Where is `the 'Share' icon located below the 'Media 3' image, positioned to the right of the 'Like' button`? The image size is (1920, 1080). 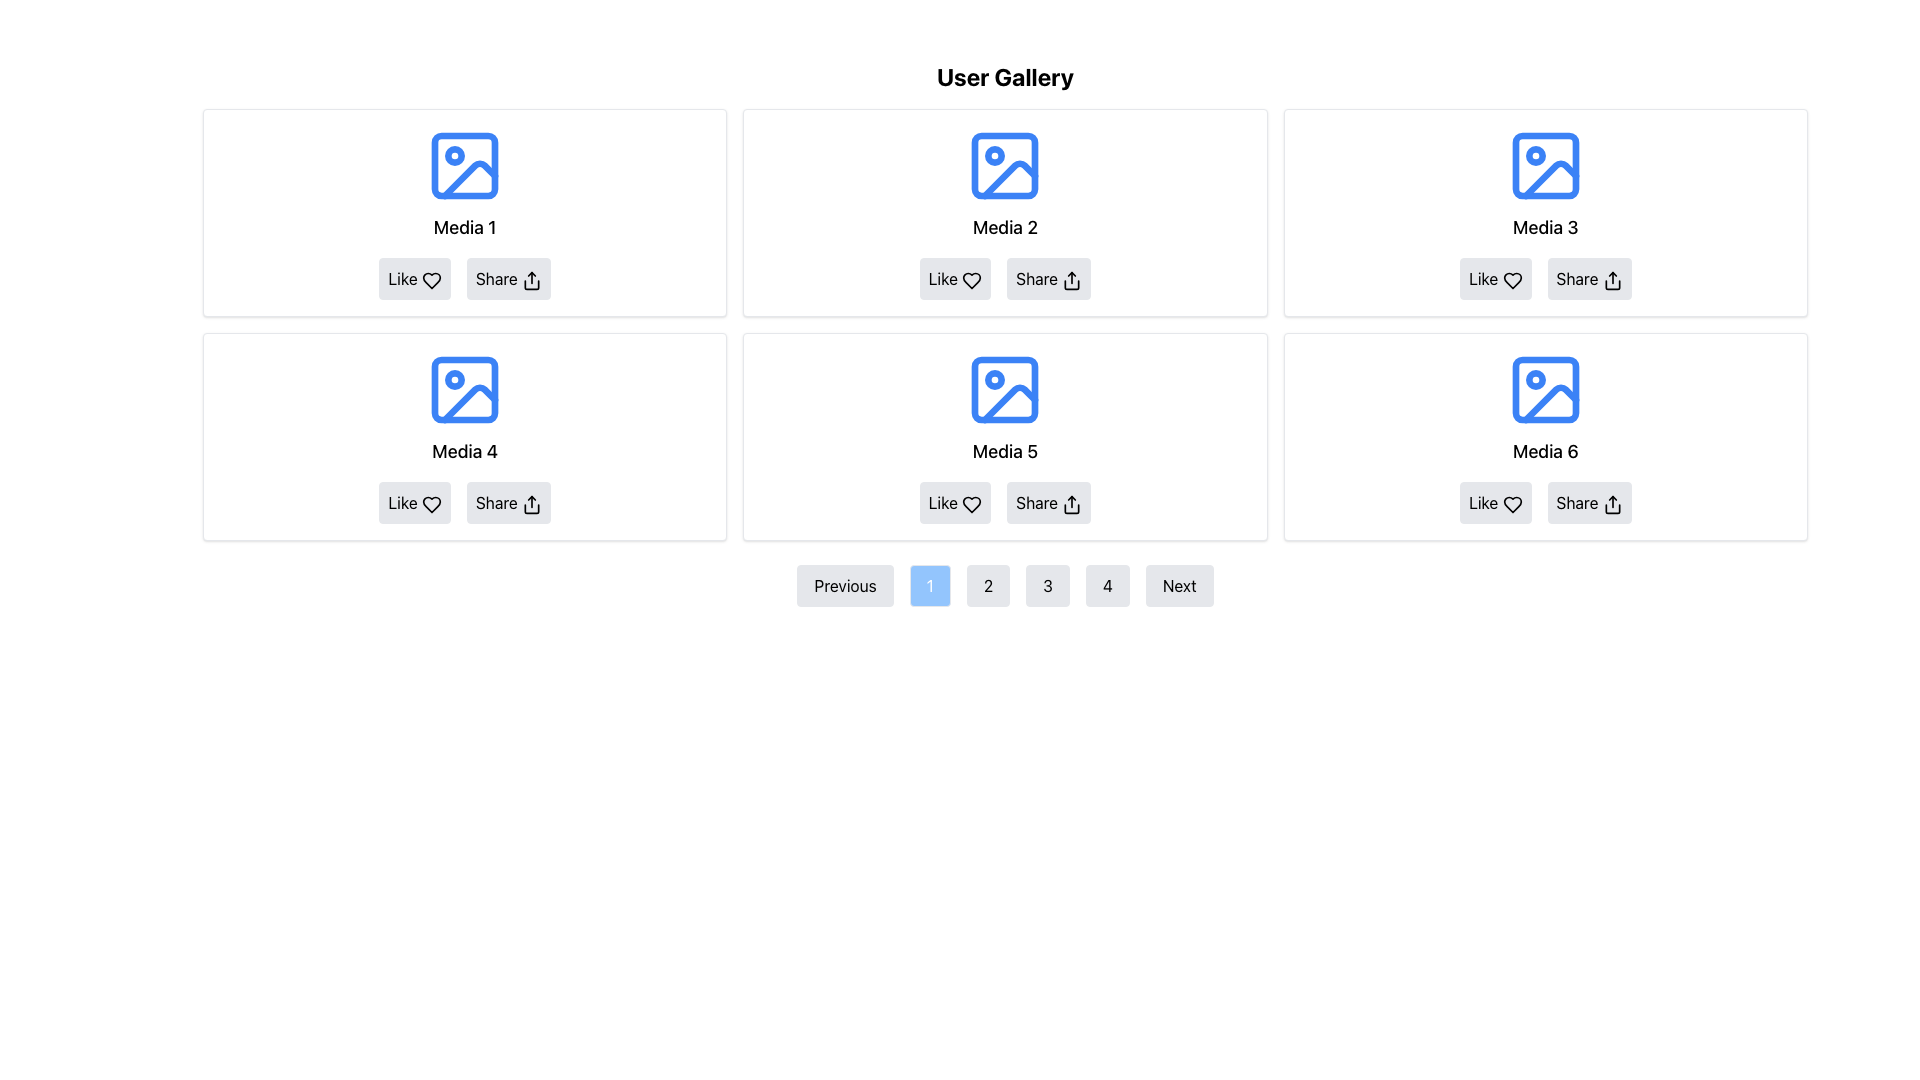
the 'Share' icon located below the 'Media 3' image, positioned to the right of the 'Like' button is located at coordinates (1612, 280).